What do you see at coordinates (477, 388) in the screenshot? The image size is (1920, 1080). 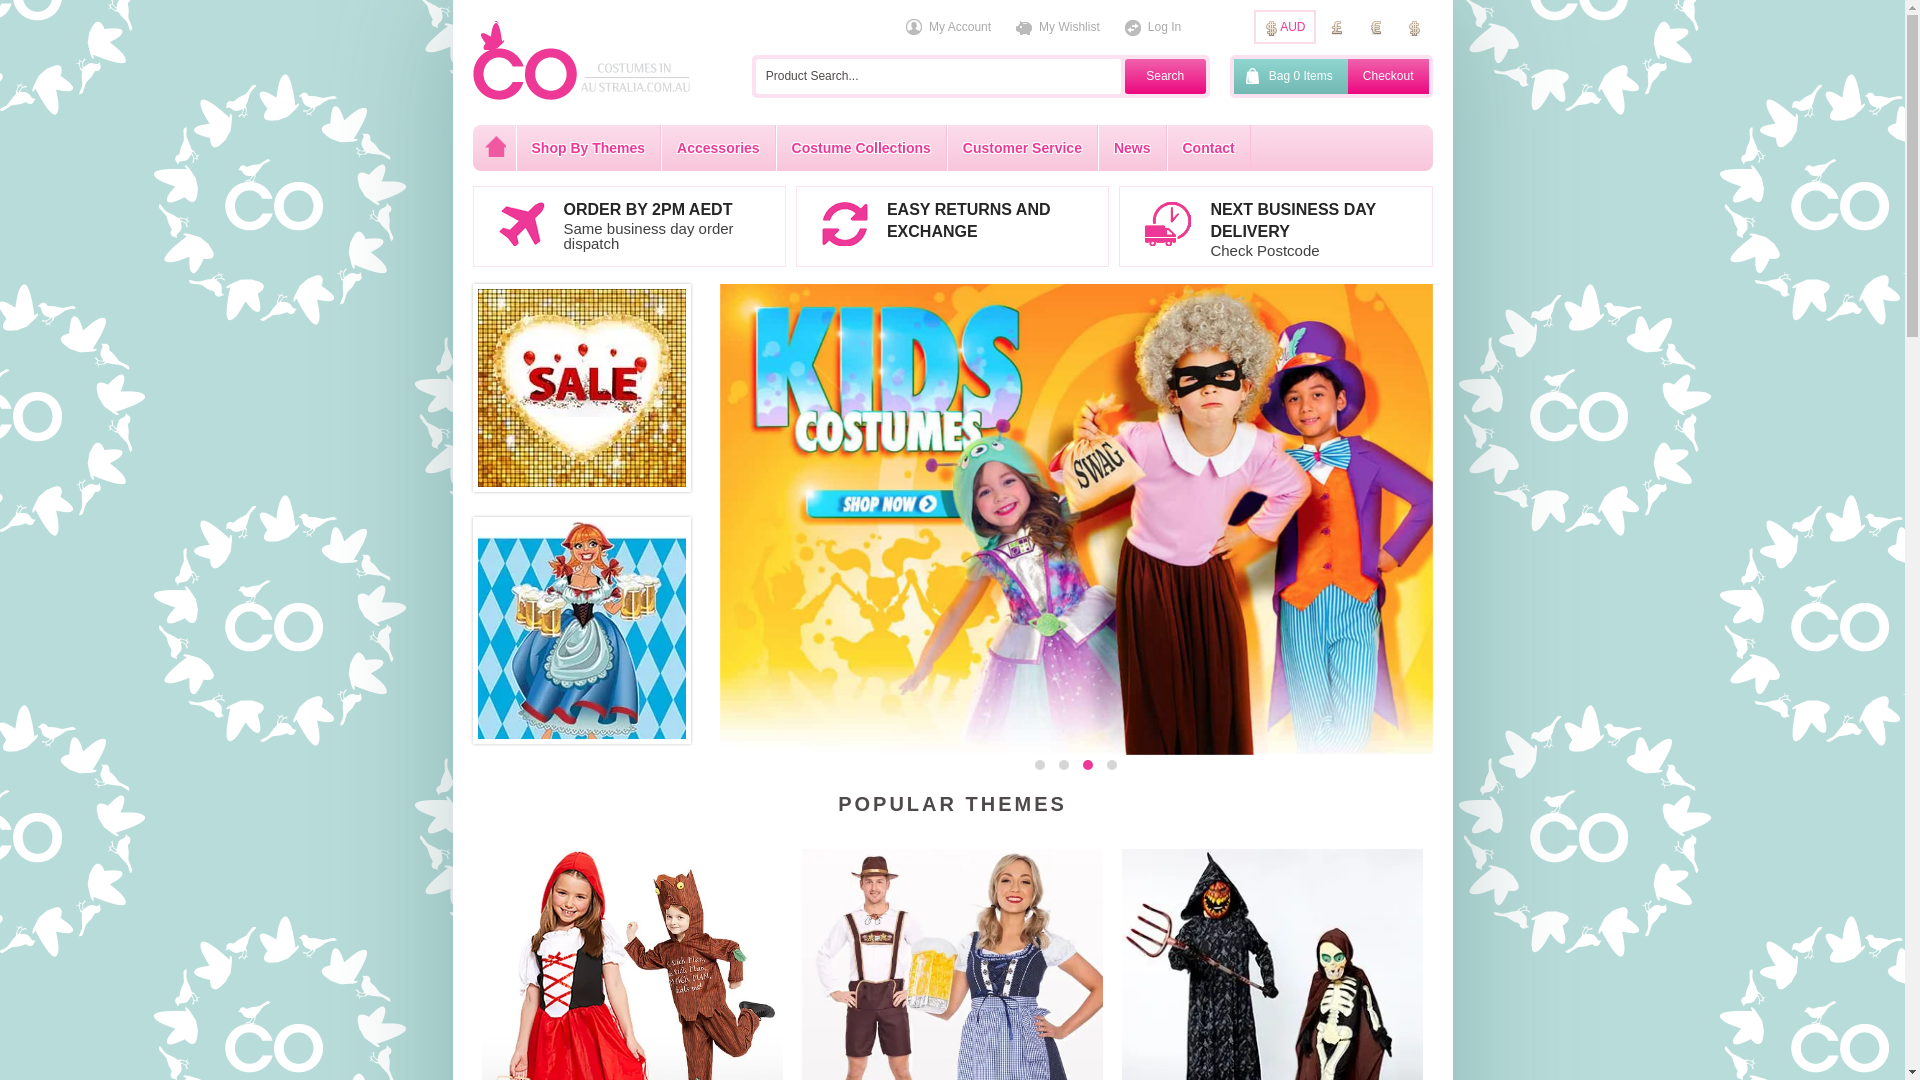 I see `'Sale'` at bounding box center [477, 388].